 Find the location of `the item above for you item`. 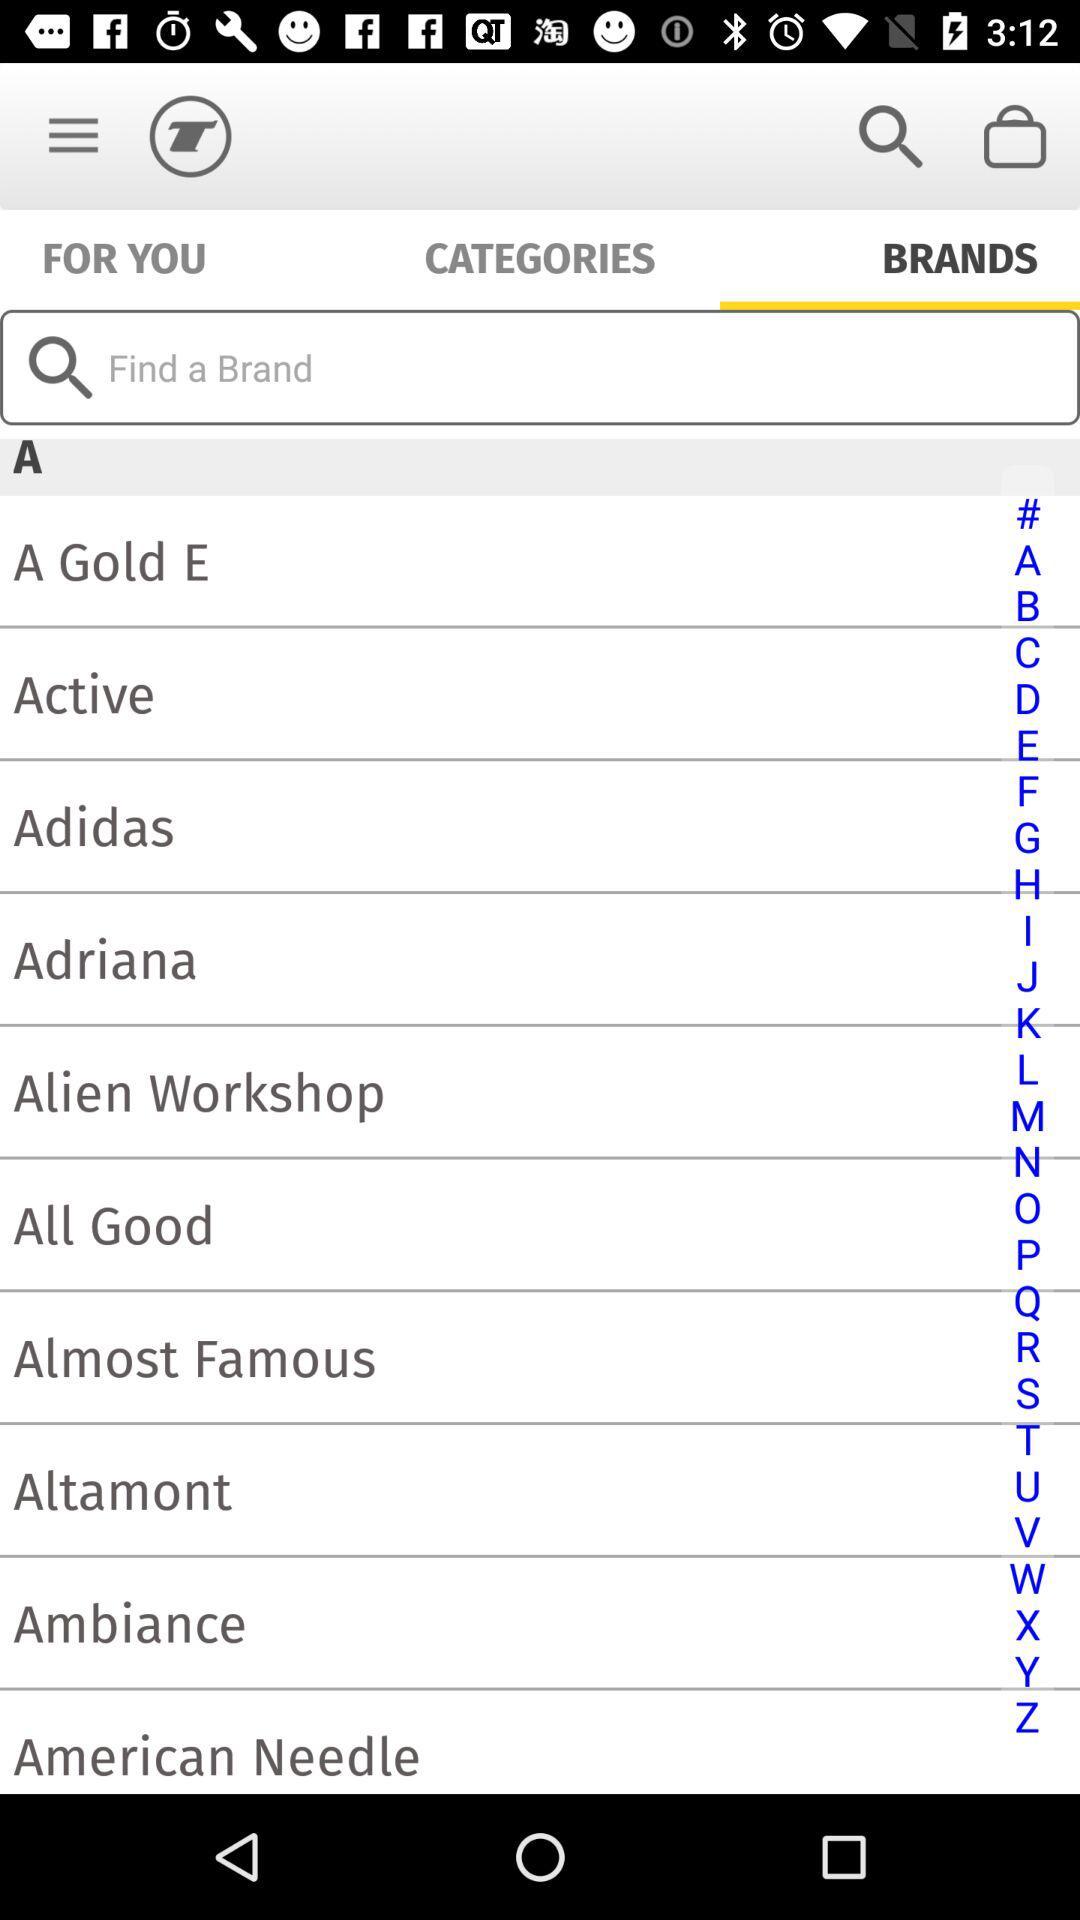

the item above for you item is located at coordinates (72, 135).